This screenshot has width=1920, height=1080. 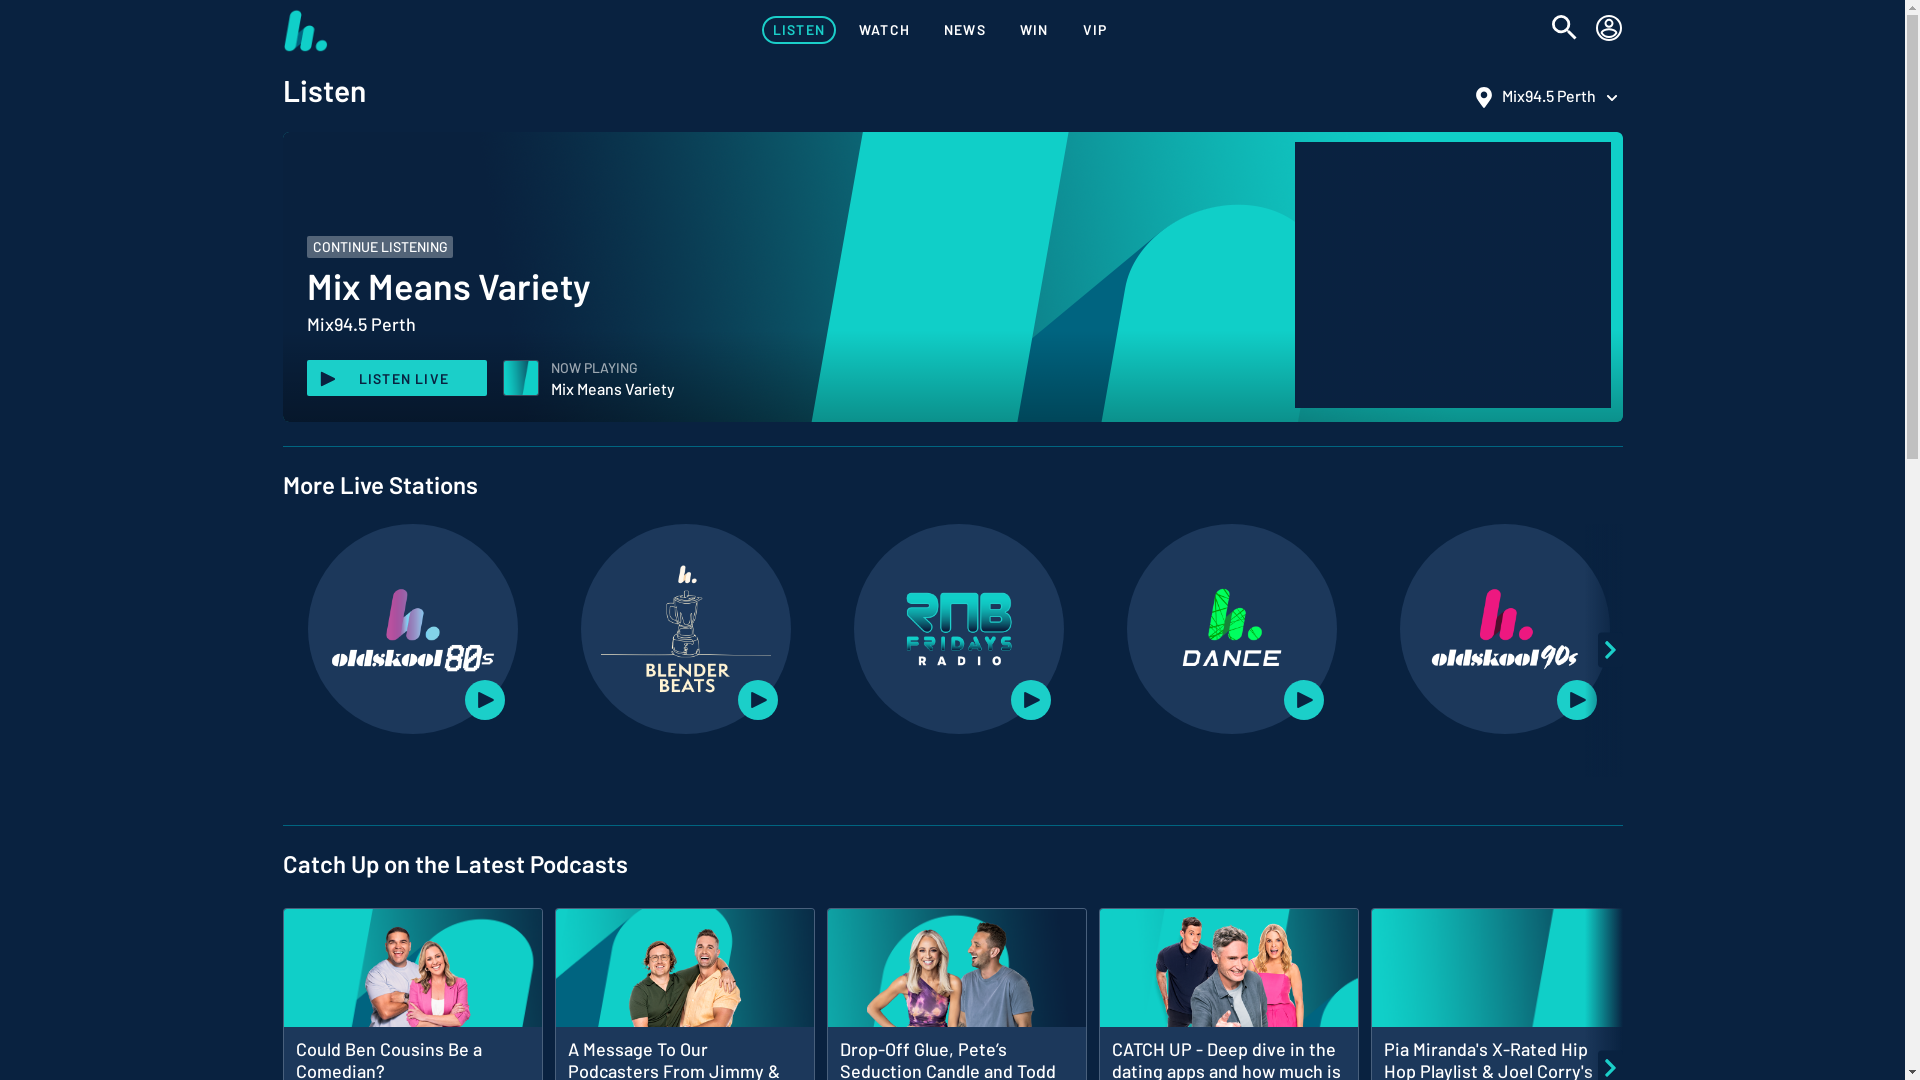 I want to click on 'LISTEN', so click(x=797, y=30).